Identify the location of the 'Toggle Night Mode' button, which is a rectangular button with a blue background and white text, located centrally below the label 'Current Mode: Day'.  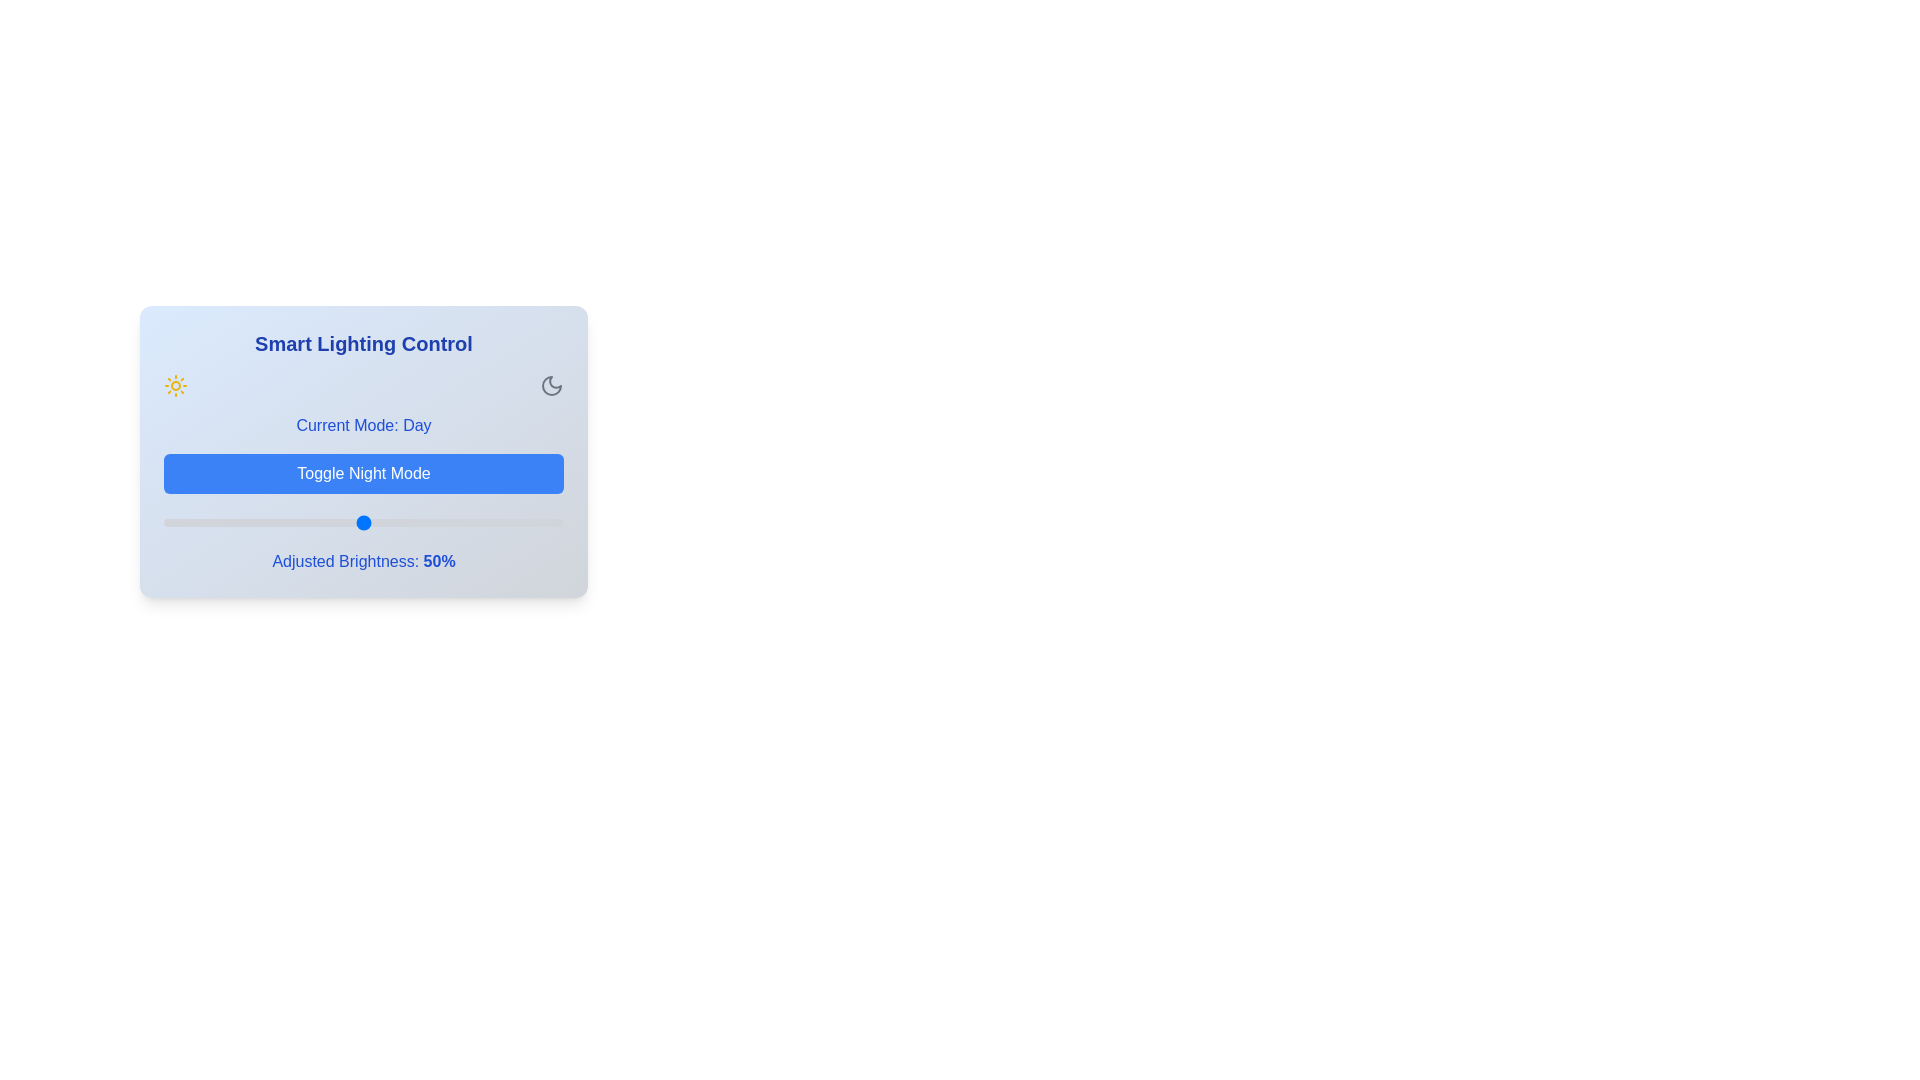
(364, 474).